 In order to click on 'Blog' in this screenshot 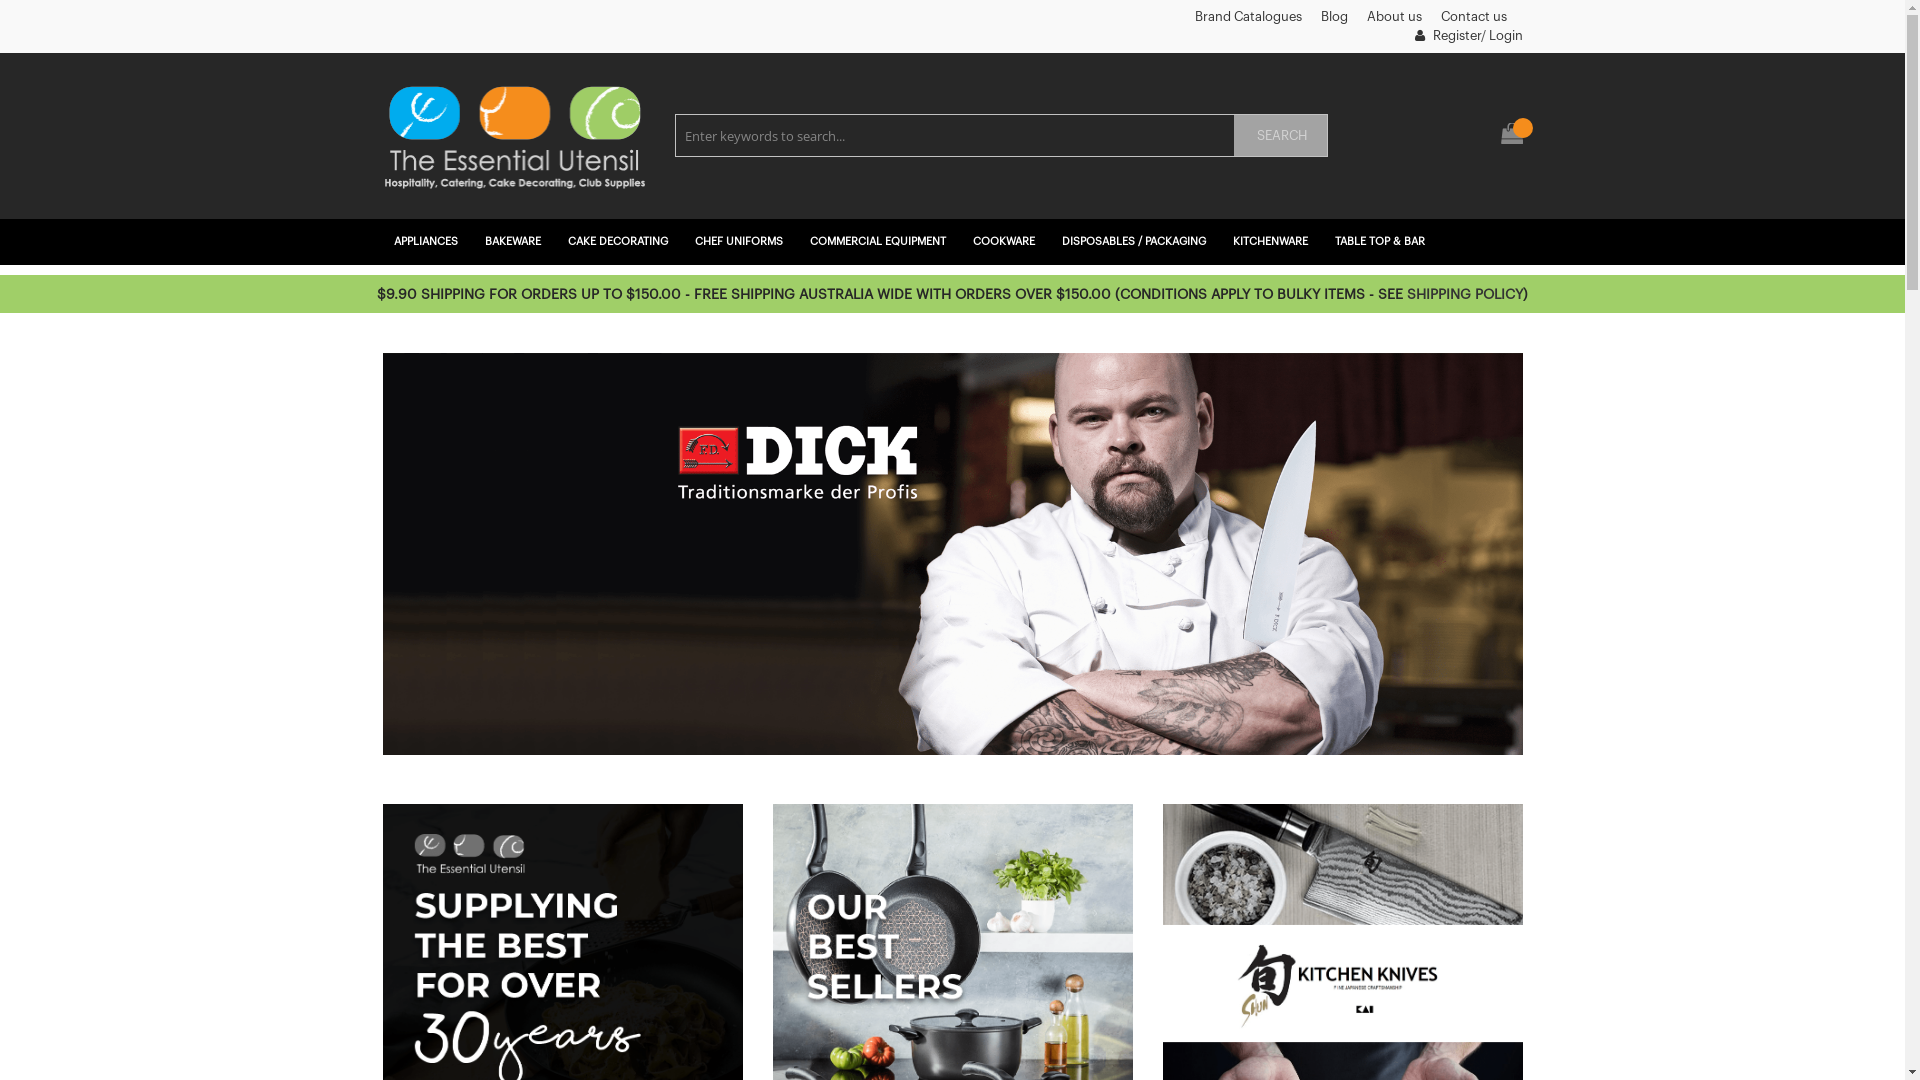, I will do `click(1320, 16)`.